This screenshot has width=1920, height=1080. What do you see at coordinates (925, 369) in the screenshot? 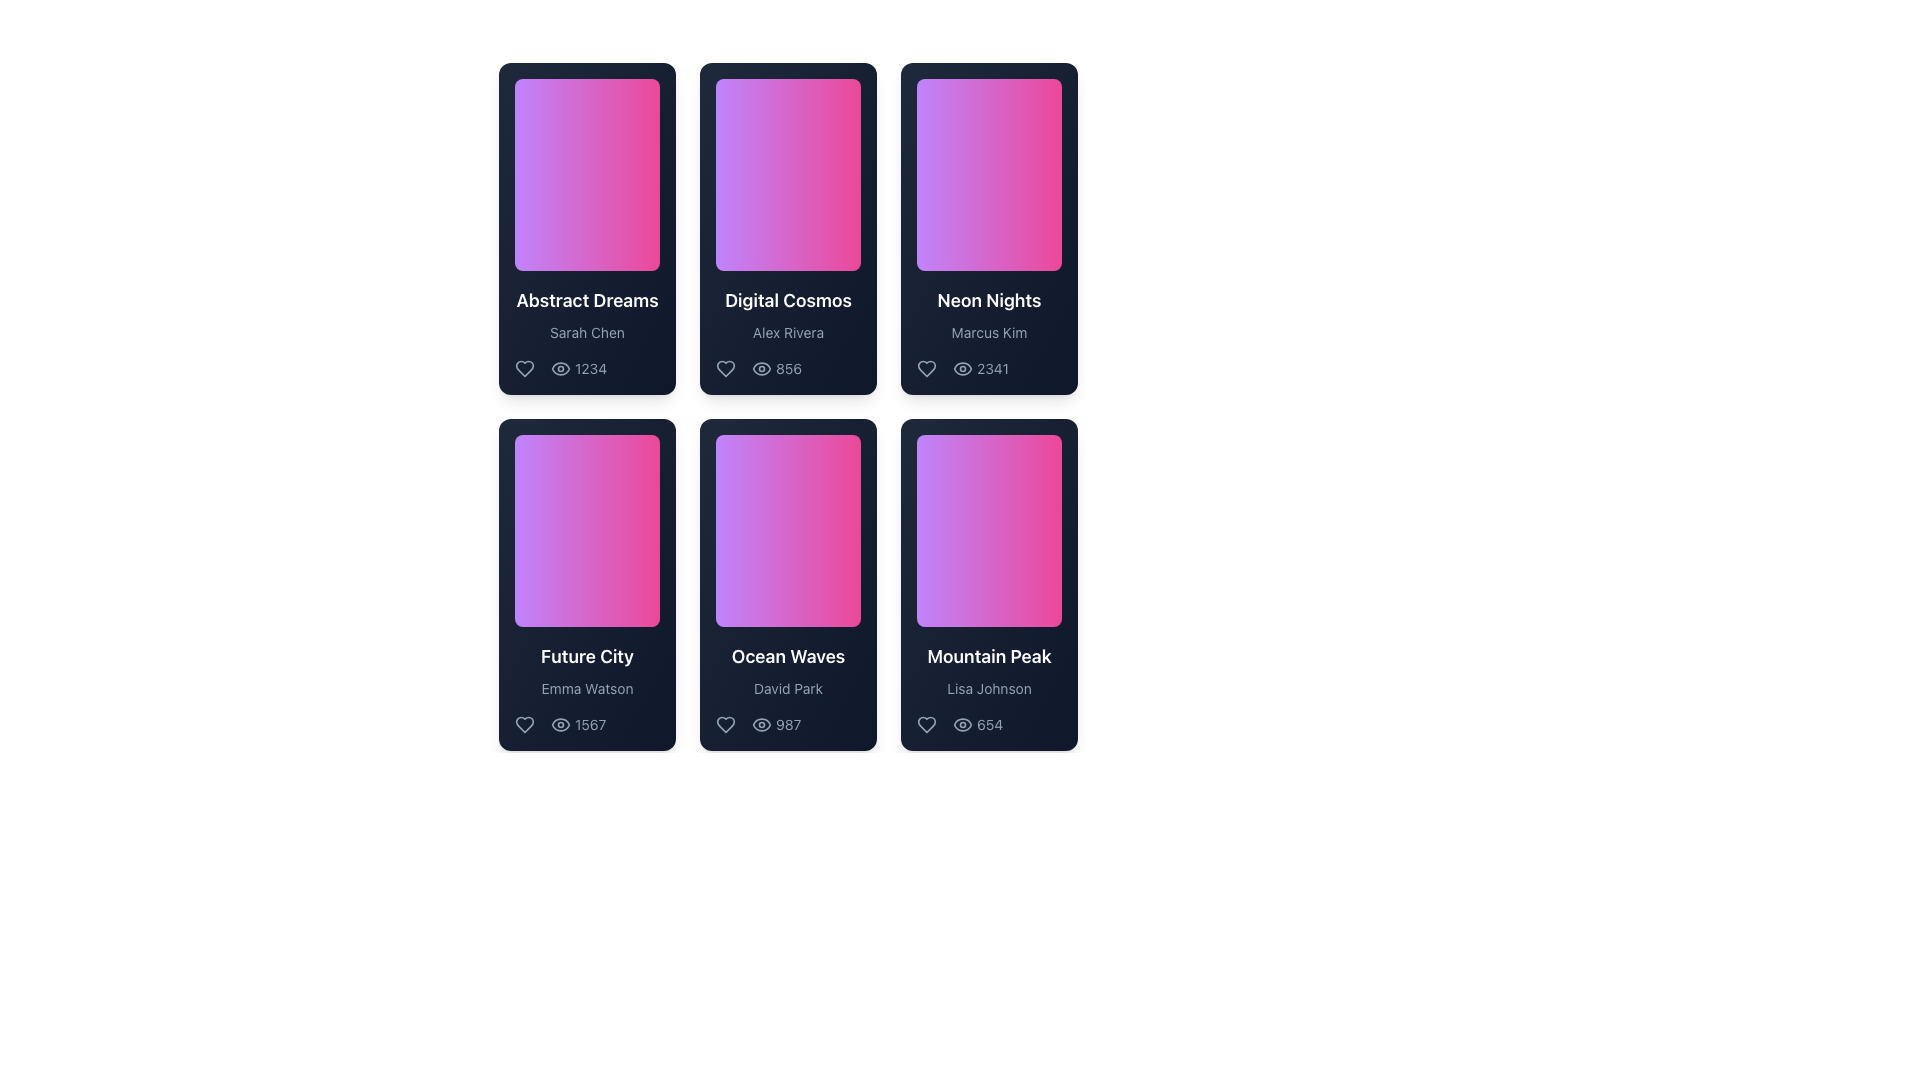
I see `the like button (heart icon) located in the lower left corner of the 'Neon Nights' card beneath 'Marcus Kim' to possibly see a tooltip or feedback` at bounding box center [925, 369].